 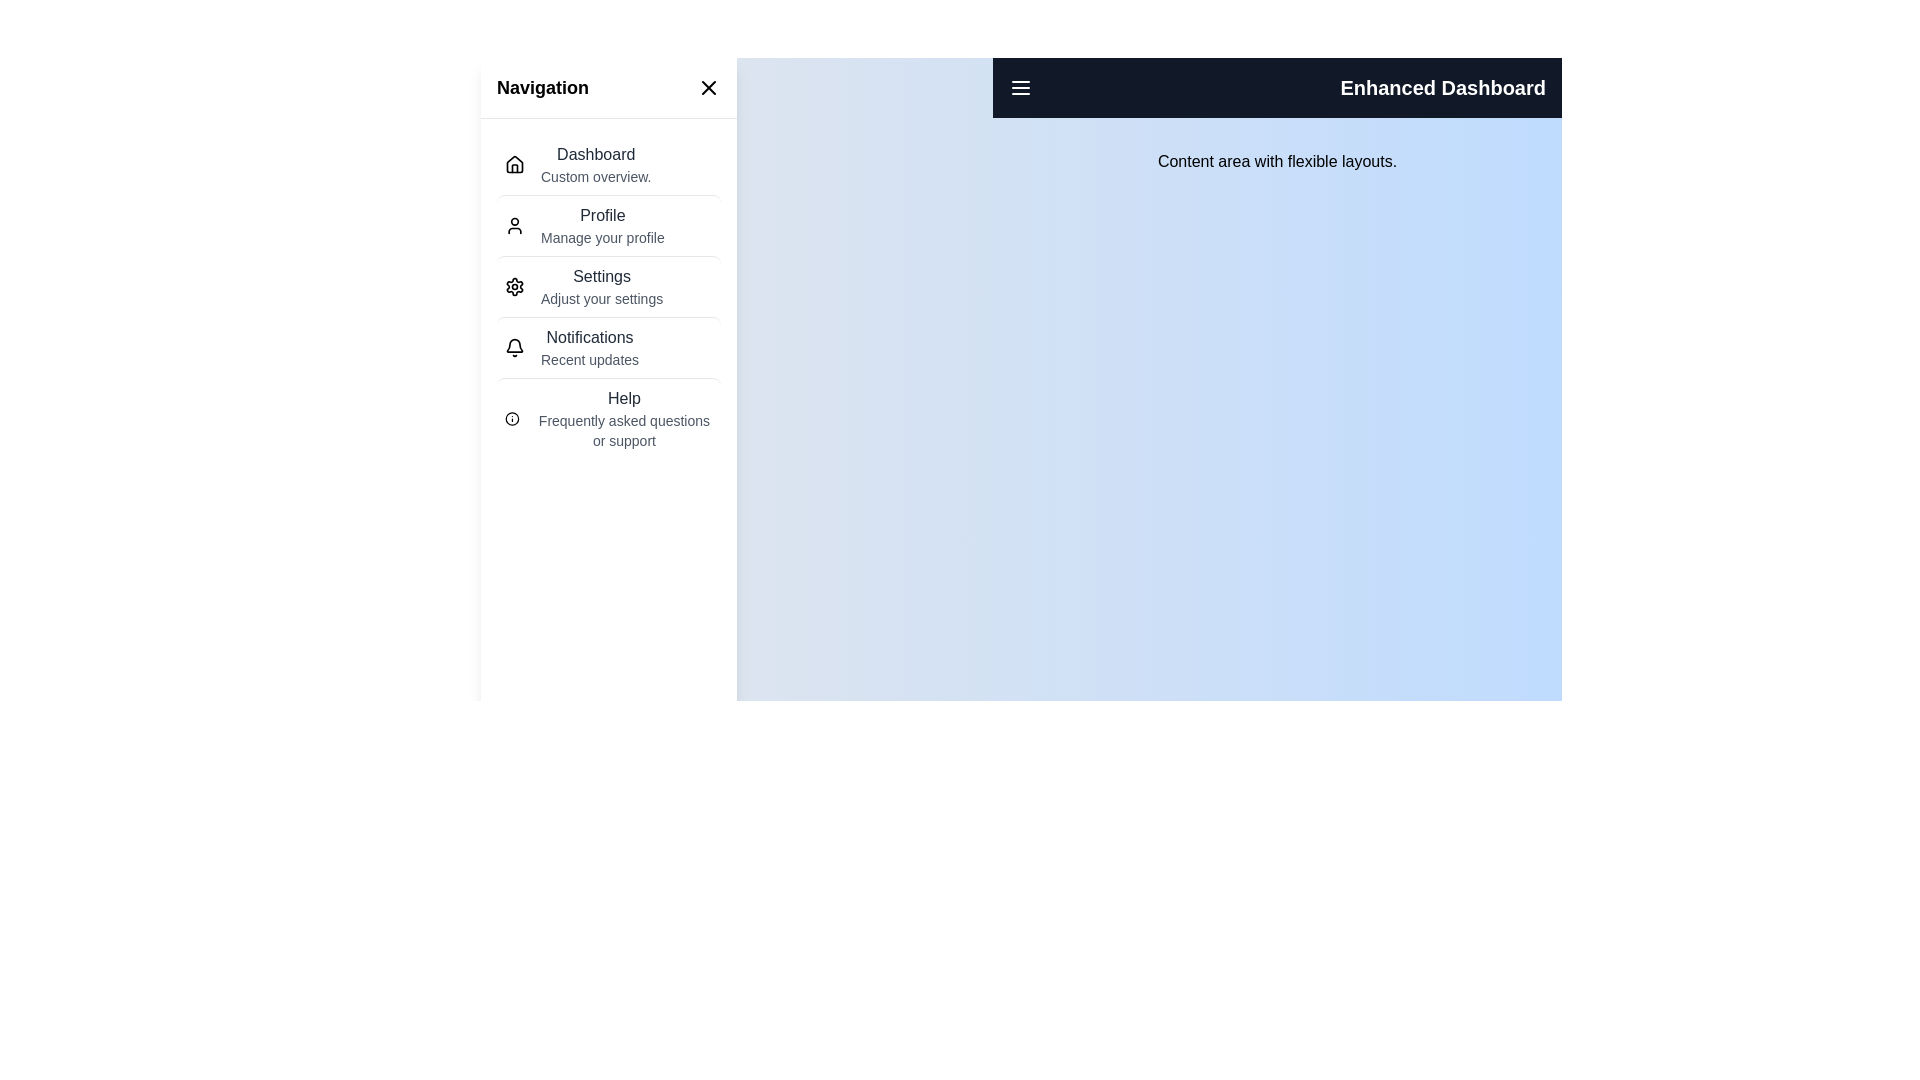 What do you see at coordinates (514, 286) in the screenshot?
I see `the settings icon in the sidebar menu` at bounding box center [514, 286].